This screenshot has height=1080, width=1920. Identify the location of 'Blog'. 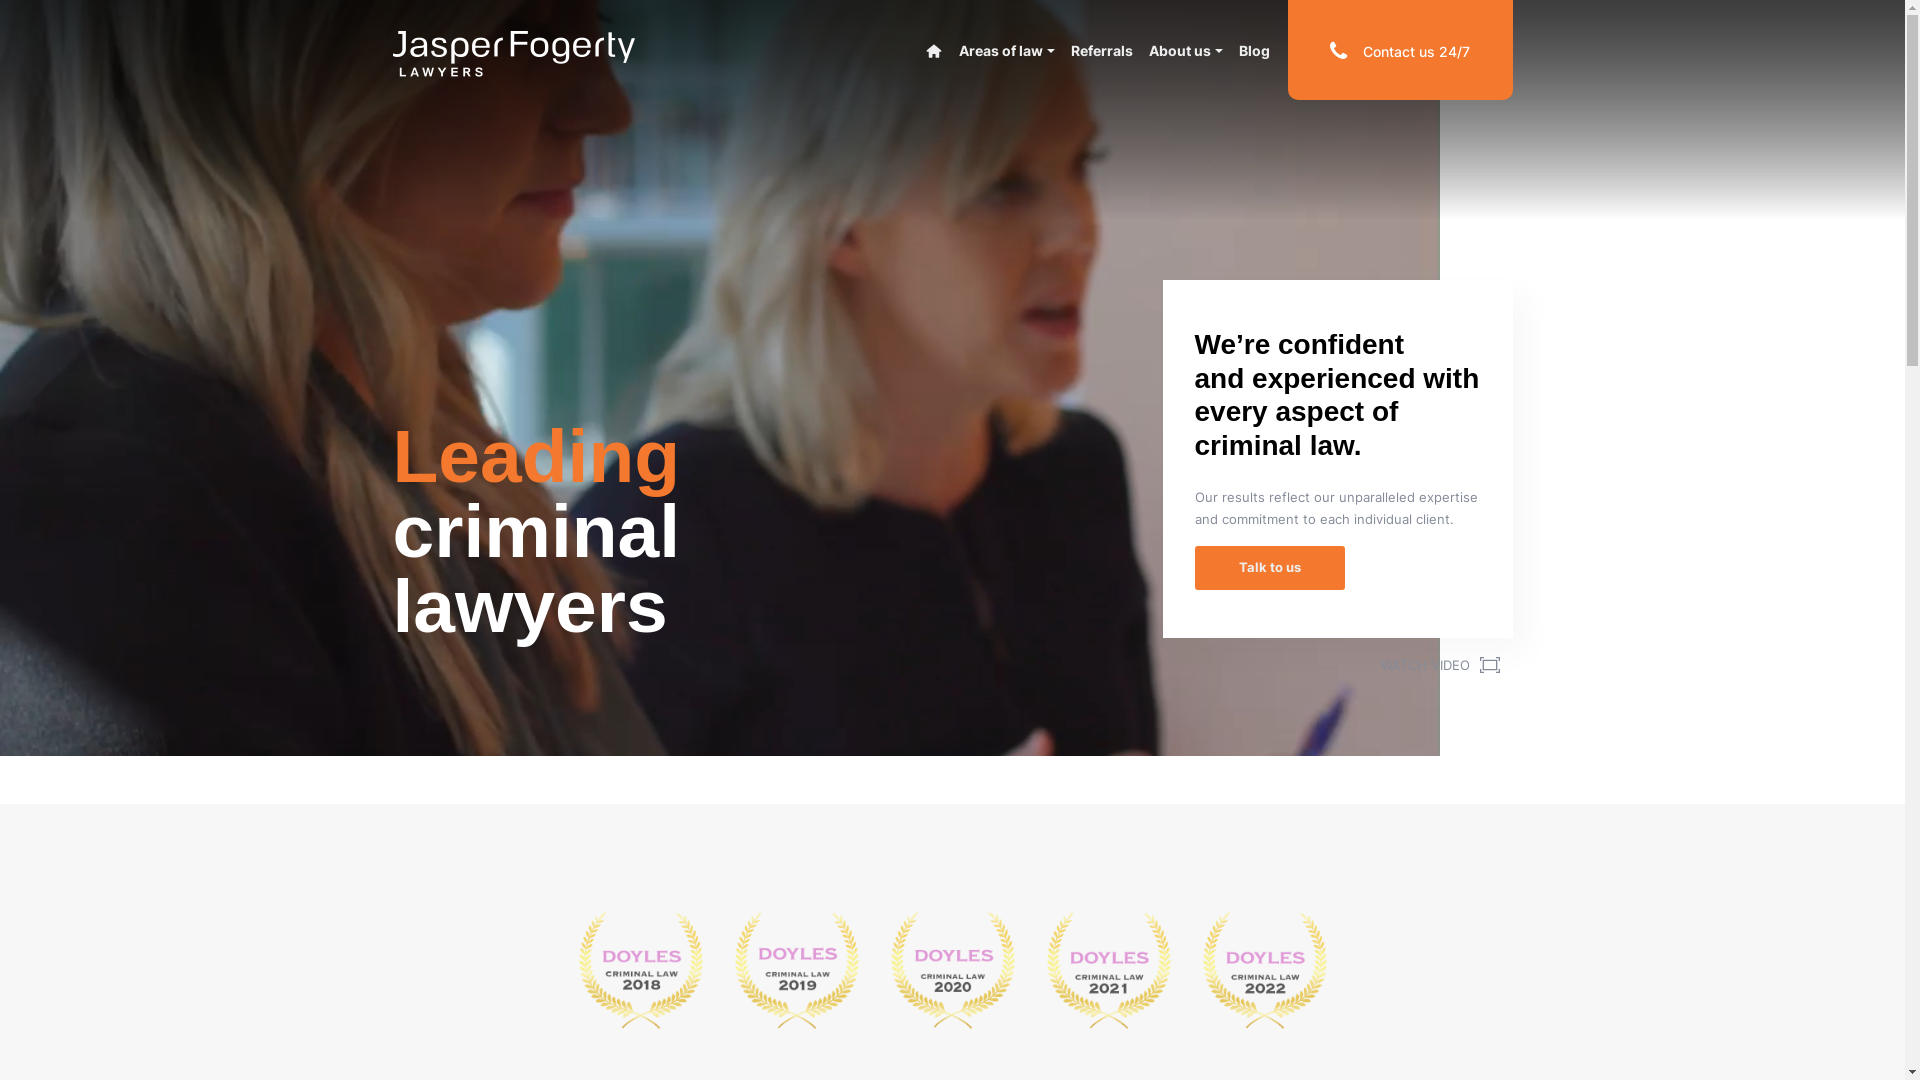
(1252, 49).